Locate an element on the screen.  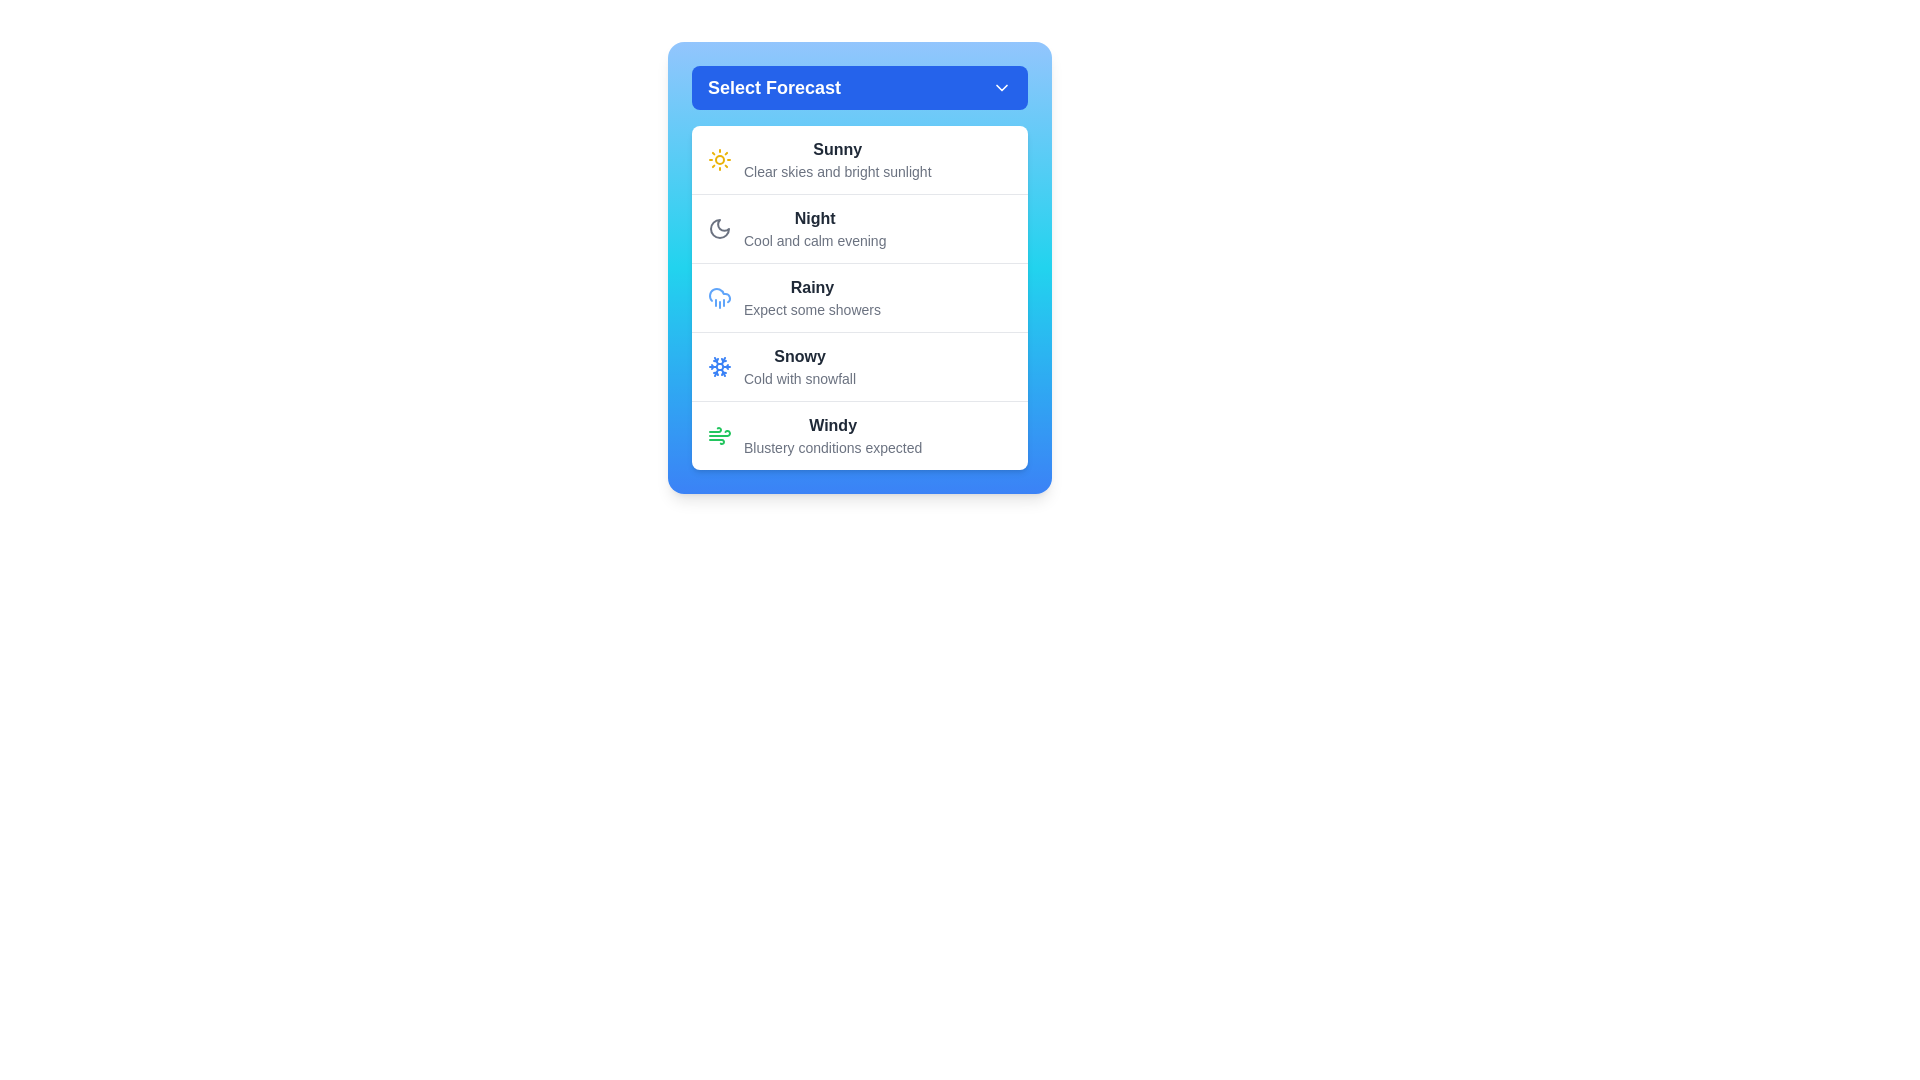
the bolded text label displaying the word 'Night' which is located in the second card of the weather forecast selection menu is located at coordinates (815, 219).